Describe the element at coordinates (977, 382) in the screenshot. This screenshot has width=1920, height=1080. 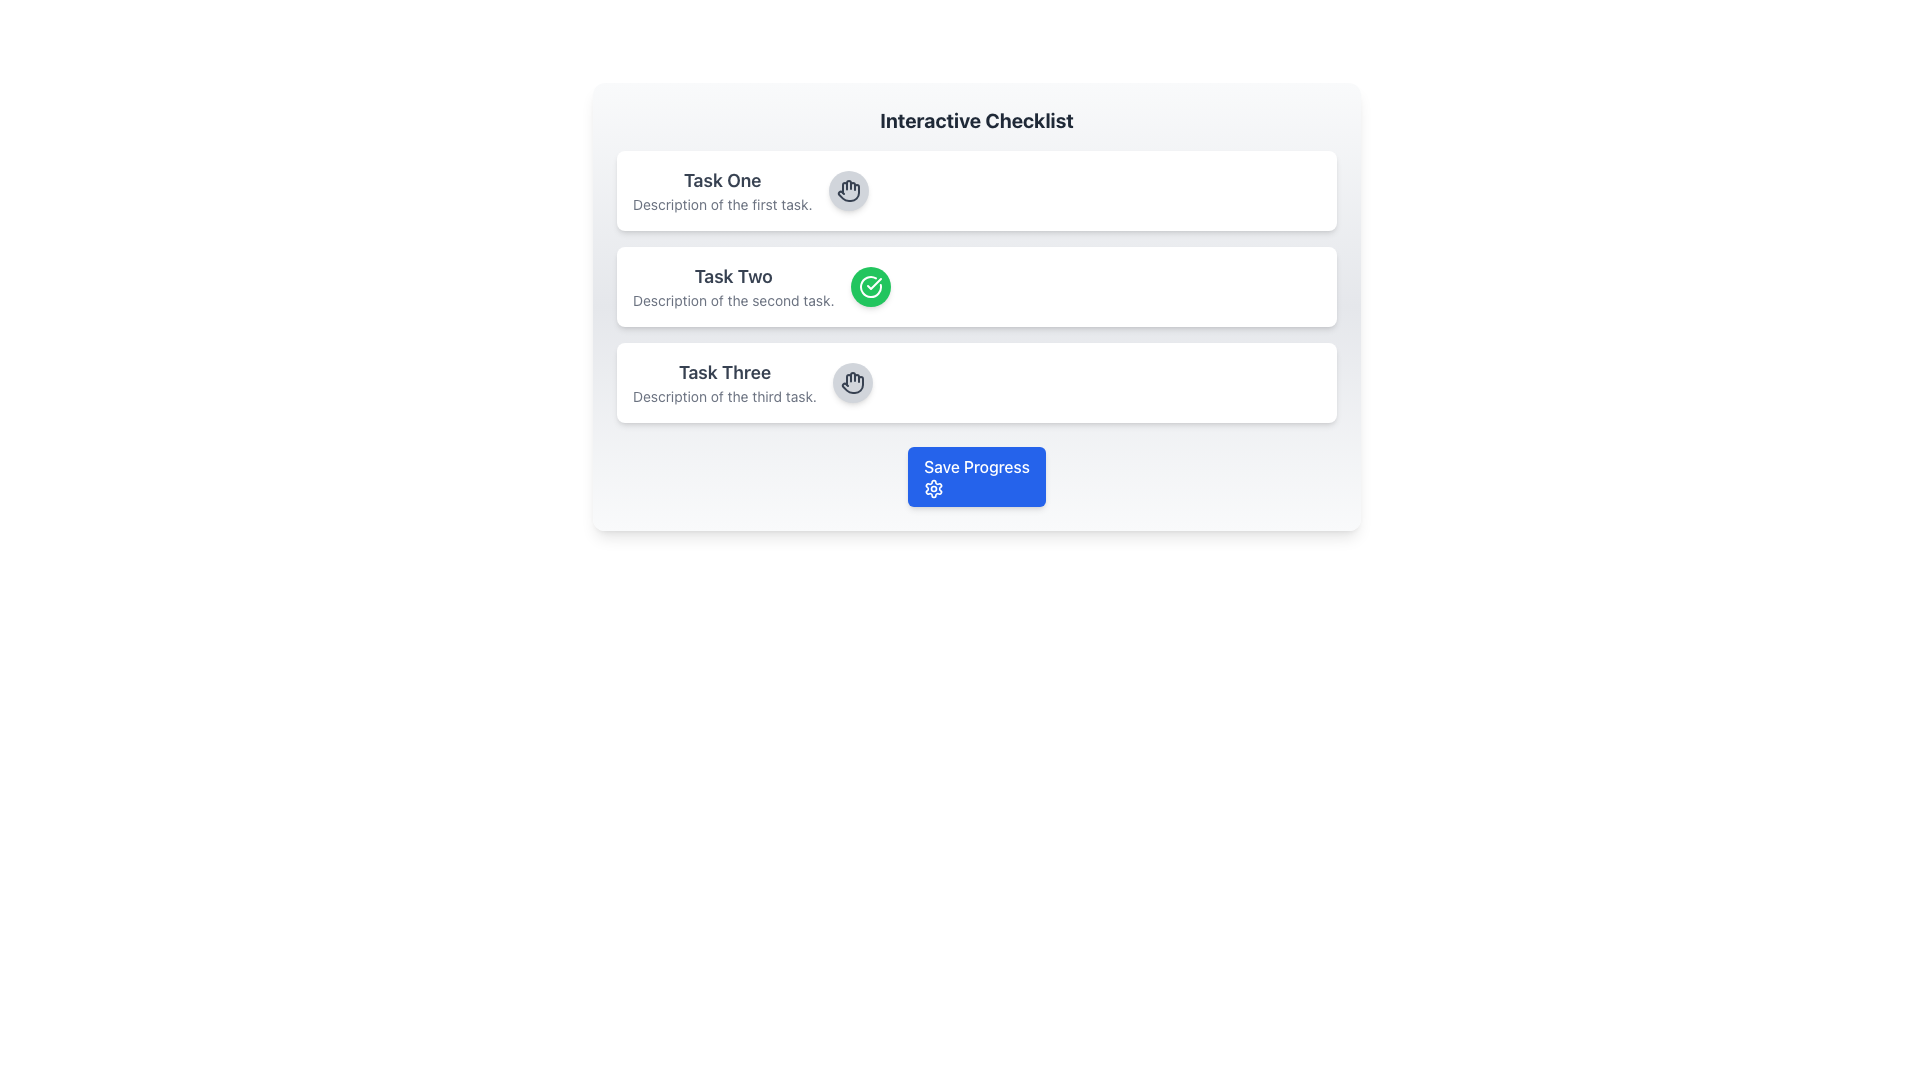
I see `the third task item in the checklist interface, which displays its title and description, positioned below 'Task Two'` at that location.